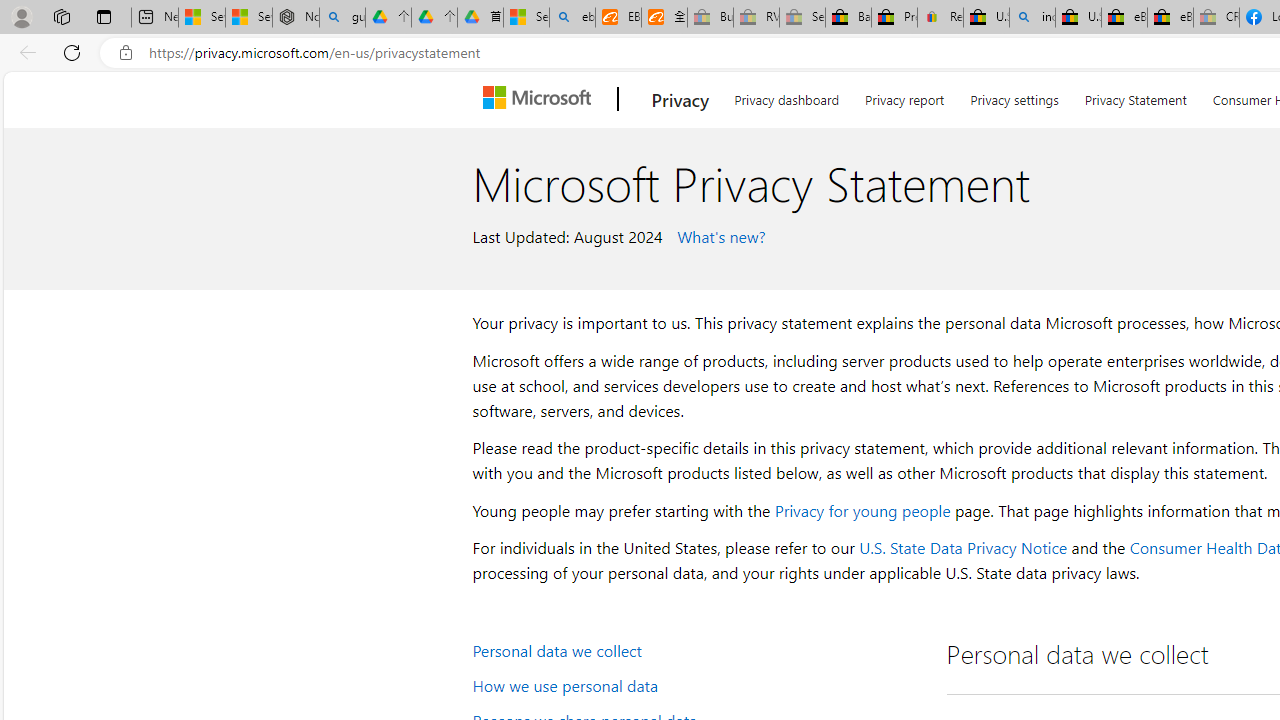 The image size is (1280, 720). What do you see at coordinates (1015, 96) in the screenshot?
I see `'Privacy settings'` at bounding box center [1015, 96].